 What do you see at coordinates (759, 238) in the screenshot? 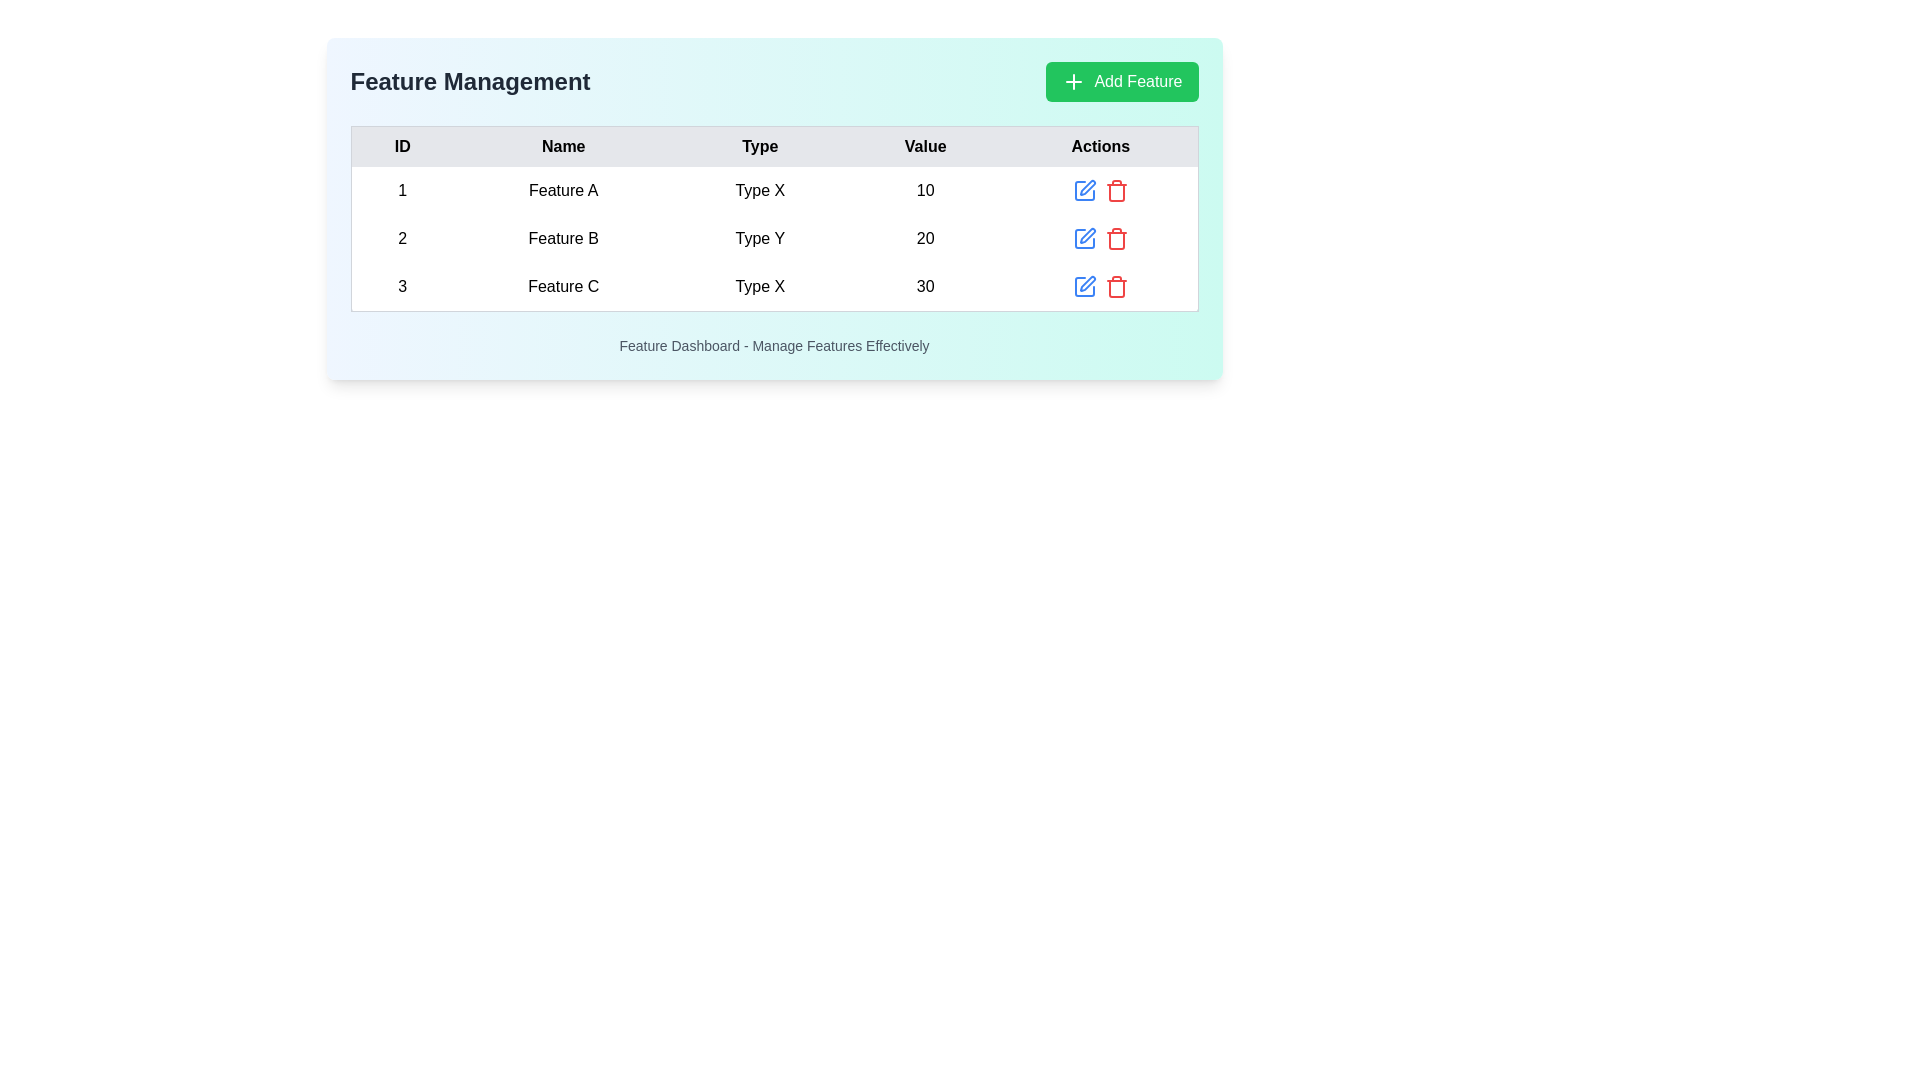
I see `the Text Display indicating the type designation for 'Feature B' in the Type column of the table` at bounding box center [759, 238].